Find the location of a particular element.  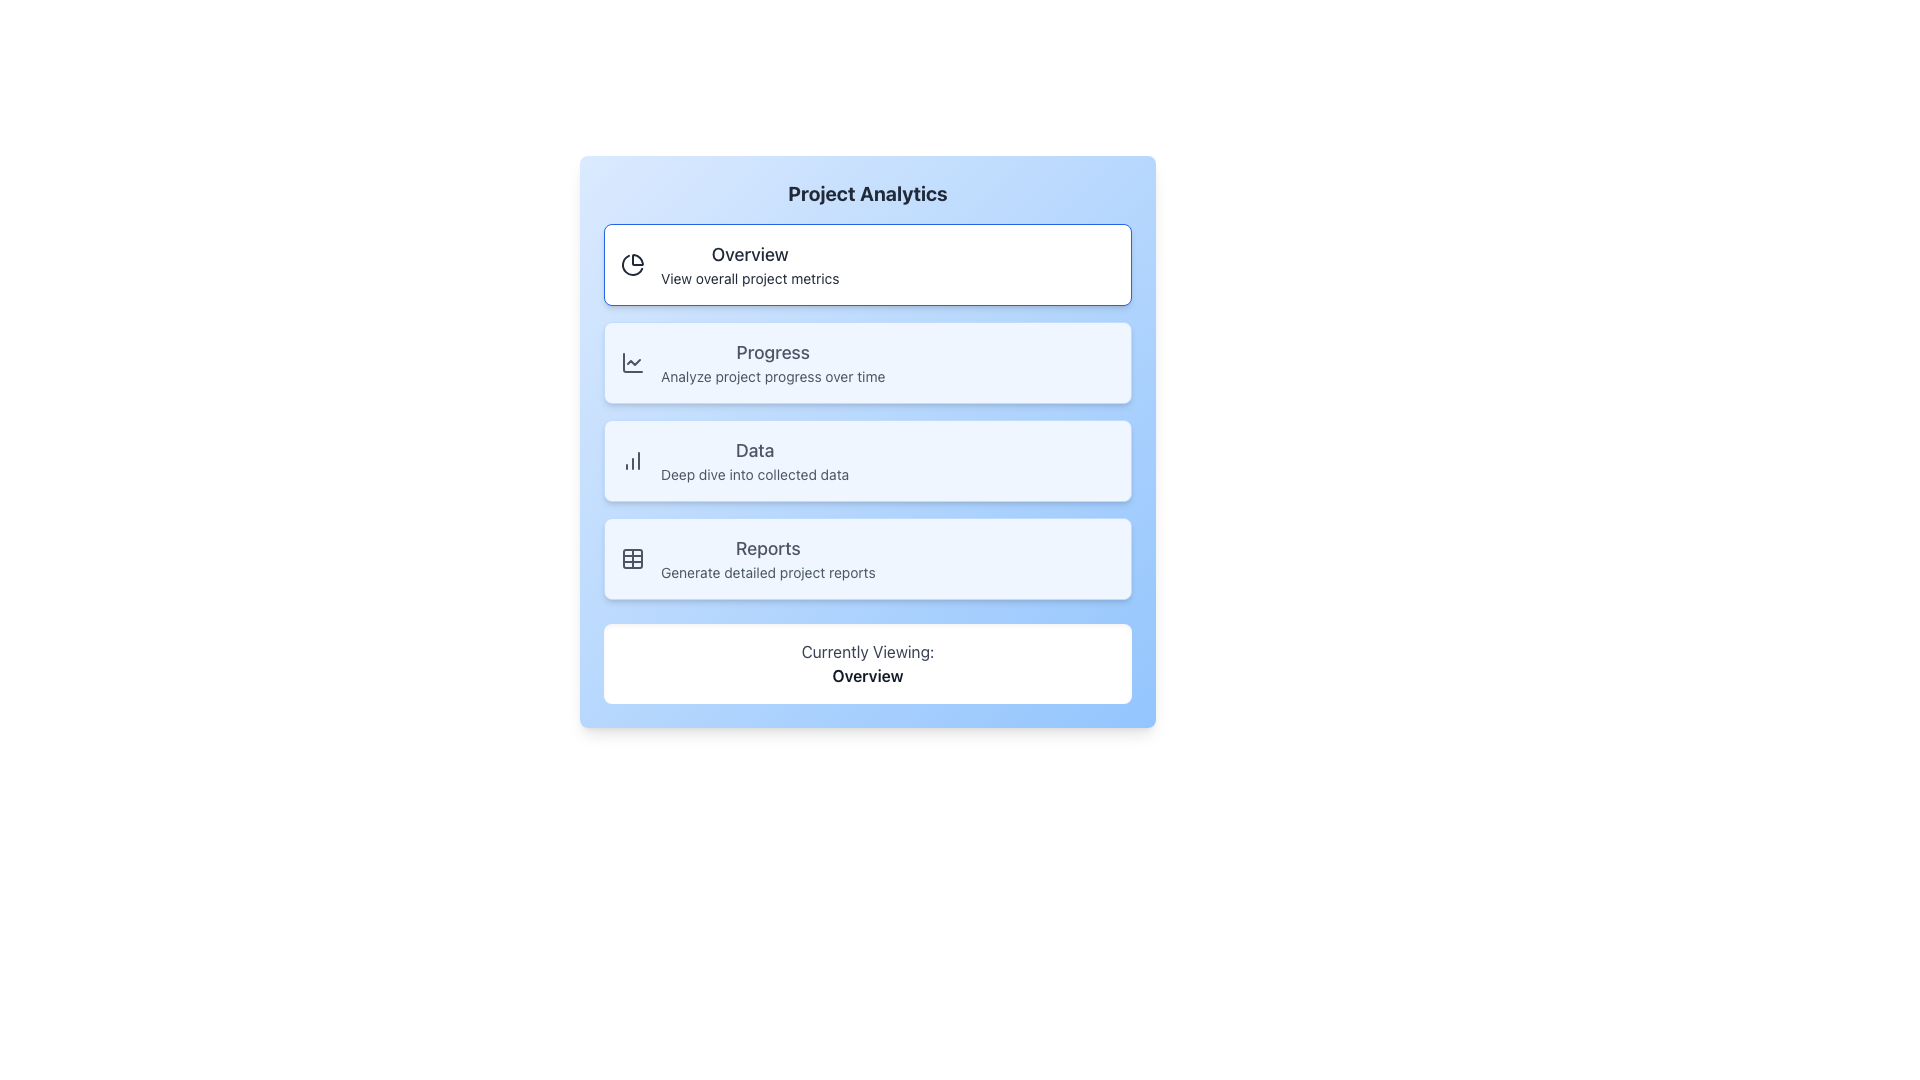

the text label that serves as the title for the second menu item, positioned at the top center of the interface, above the smaller text 'Analyze project progress over time' is located at coordinates (772, 352).